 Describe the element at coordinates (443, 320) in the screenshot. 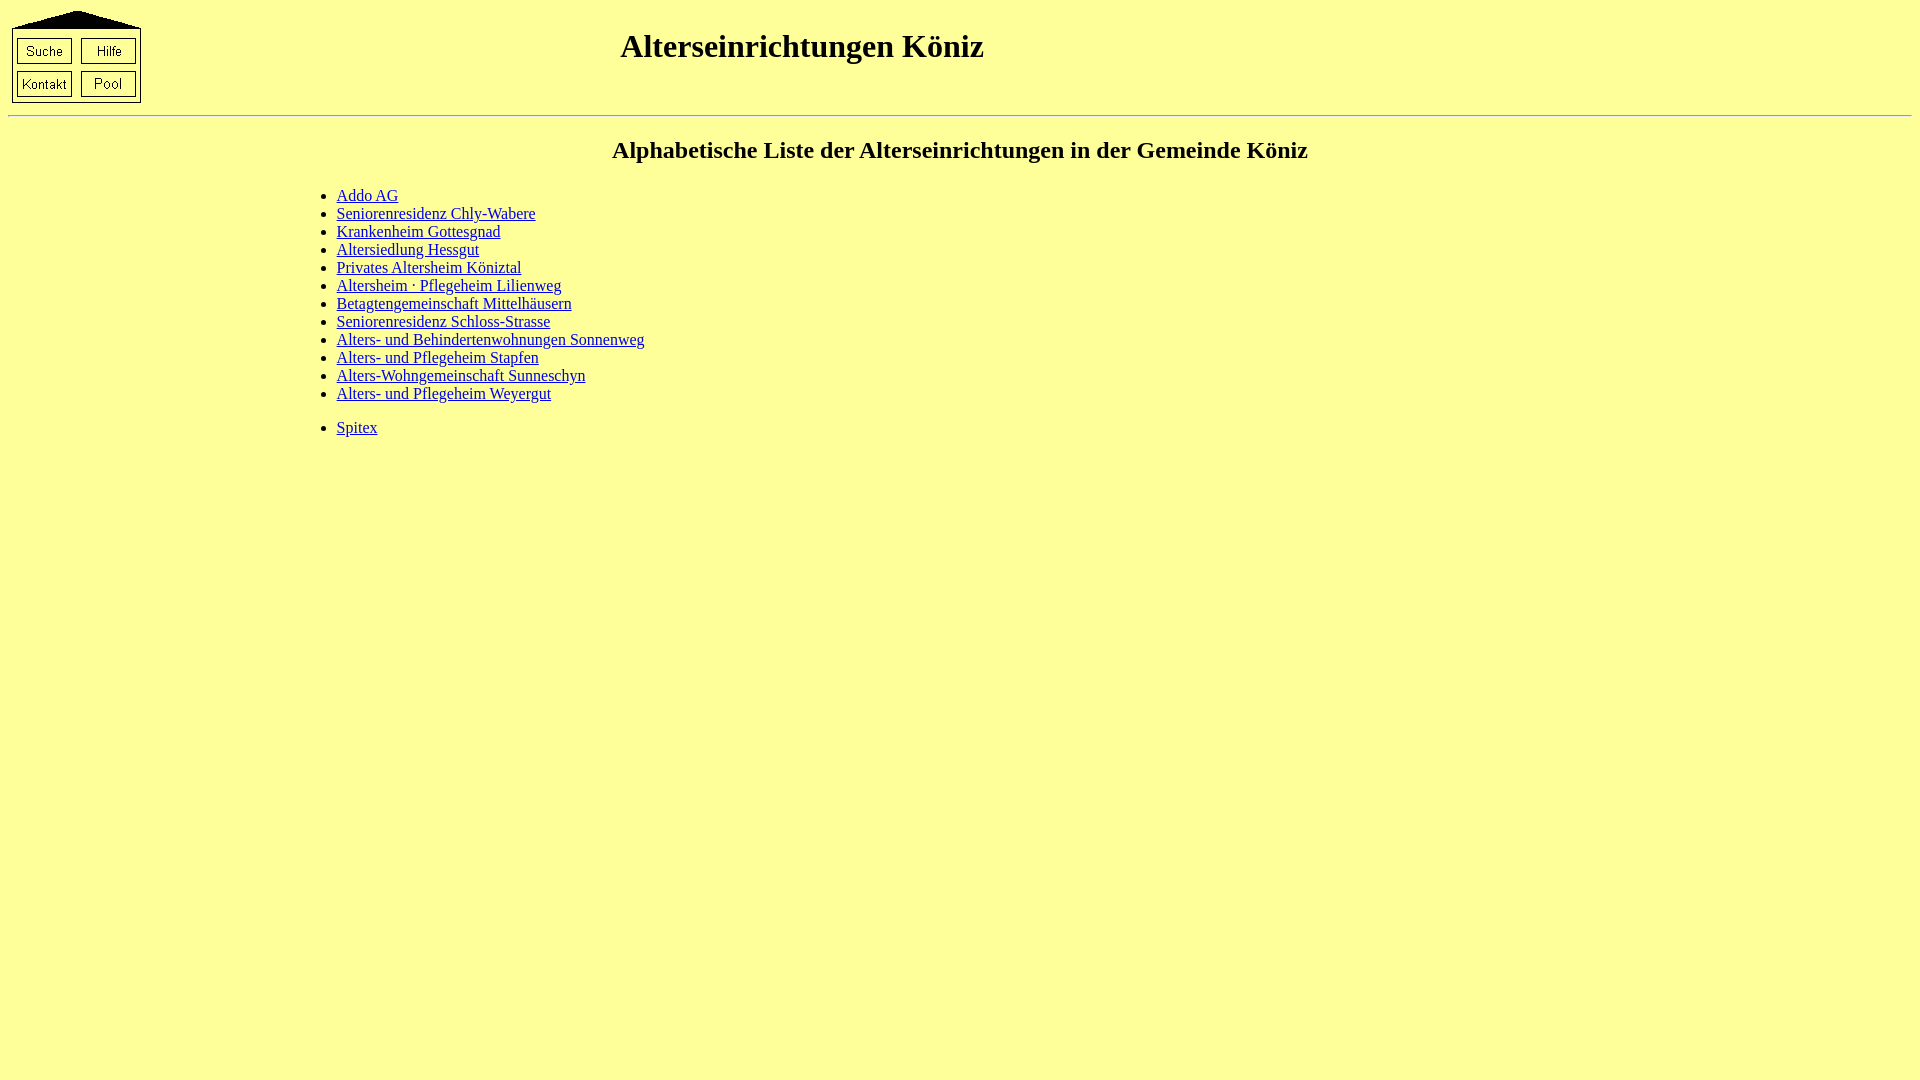

I see `'Seniorenresidenz Schloss-Strasse'` at that location.